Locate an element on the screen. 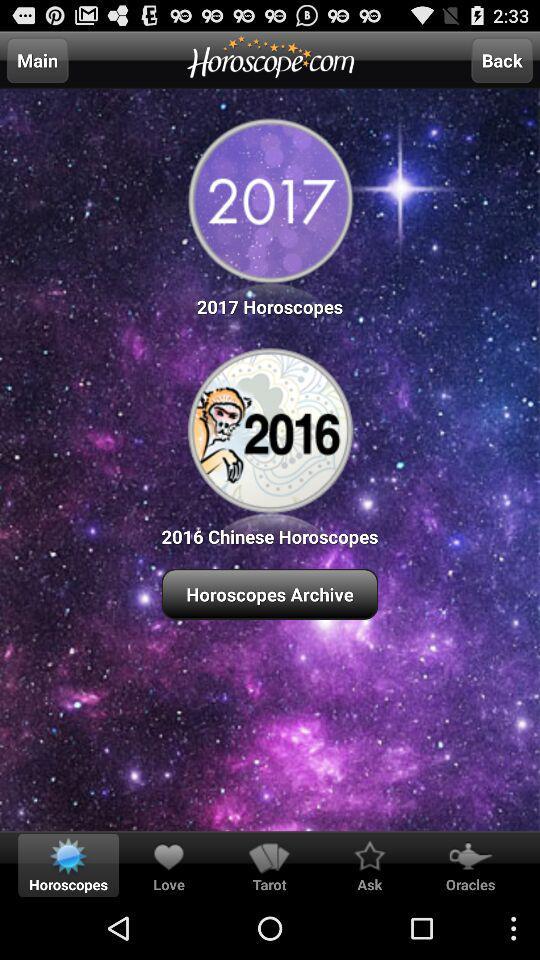 The height and width of the screenshot is (960, 540). the icon at the top right corner is located at coordinates (501, 59).